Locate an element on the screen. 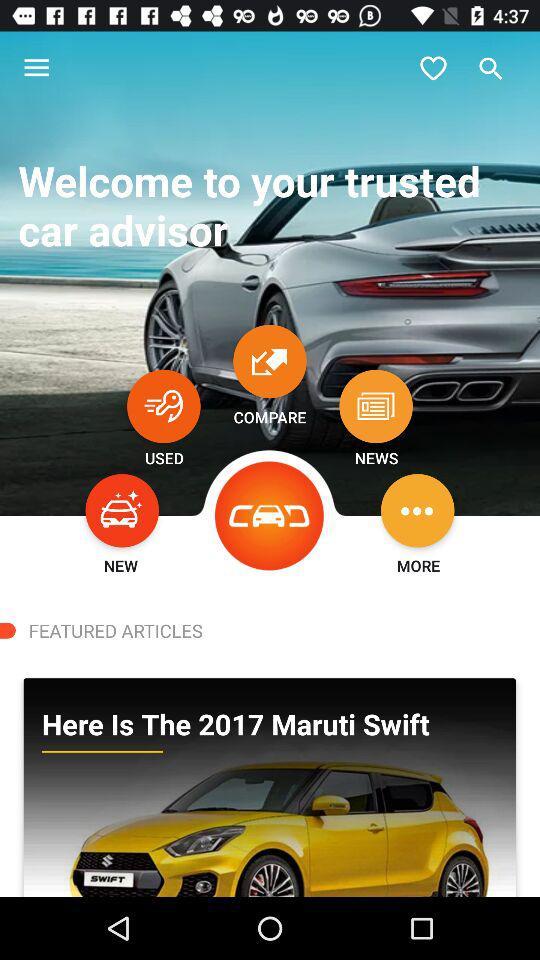  options is located at coordinates (416, 509).